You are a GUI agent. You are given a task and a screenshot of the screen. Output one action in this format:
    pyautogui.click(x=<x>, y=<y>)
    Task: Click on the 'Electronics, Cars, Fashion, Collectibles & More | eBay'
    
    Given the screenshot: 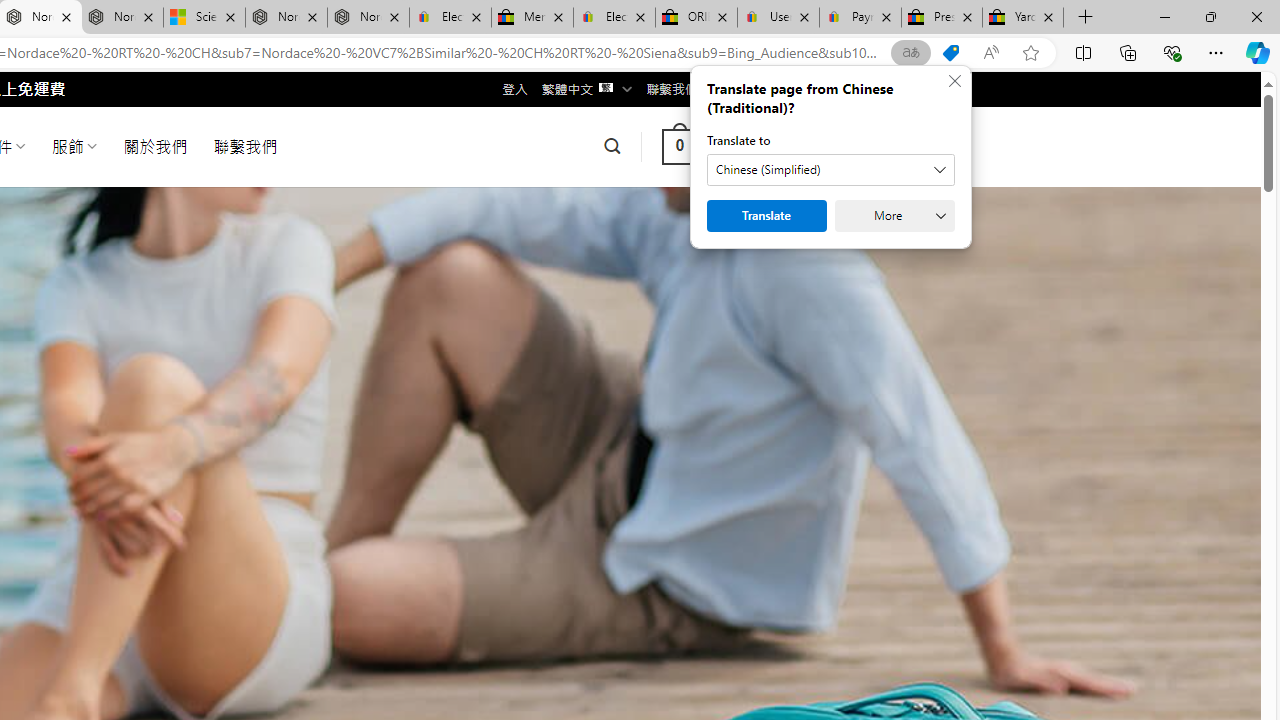 What is the action you would take?
    pyautogui.click(x=613, y=17)
    